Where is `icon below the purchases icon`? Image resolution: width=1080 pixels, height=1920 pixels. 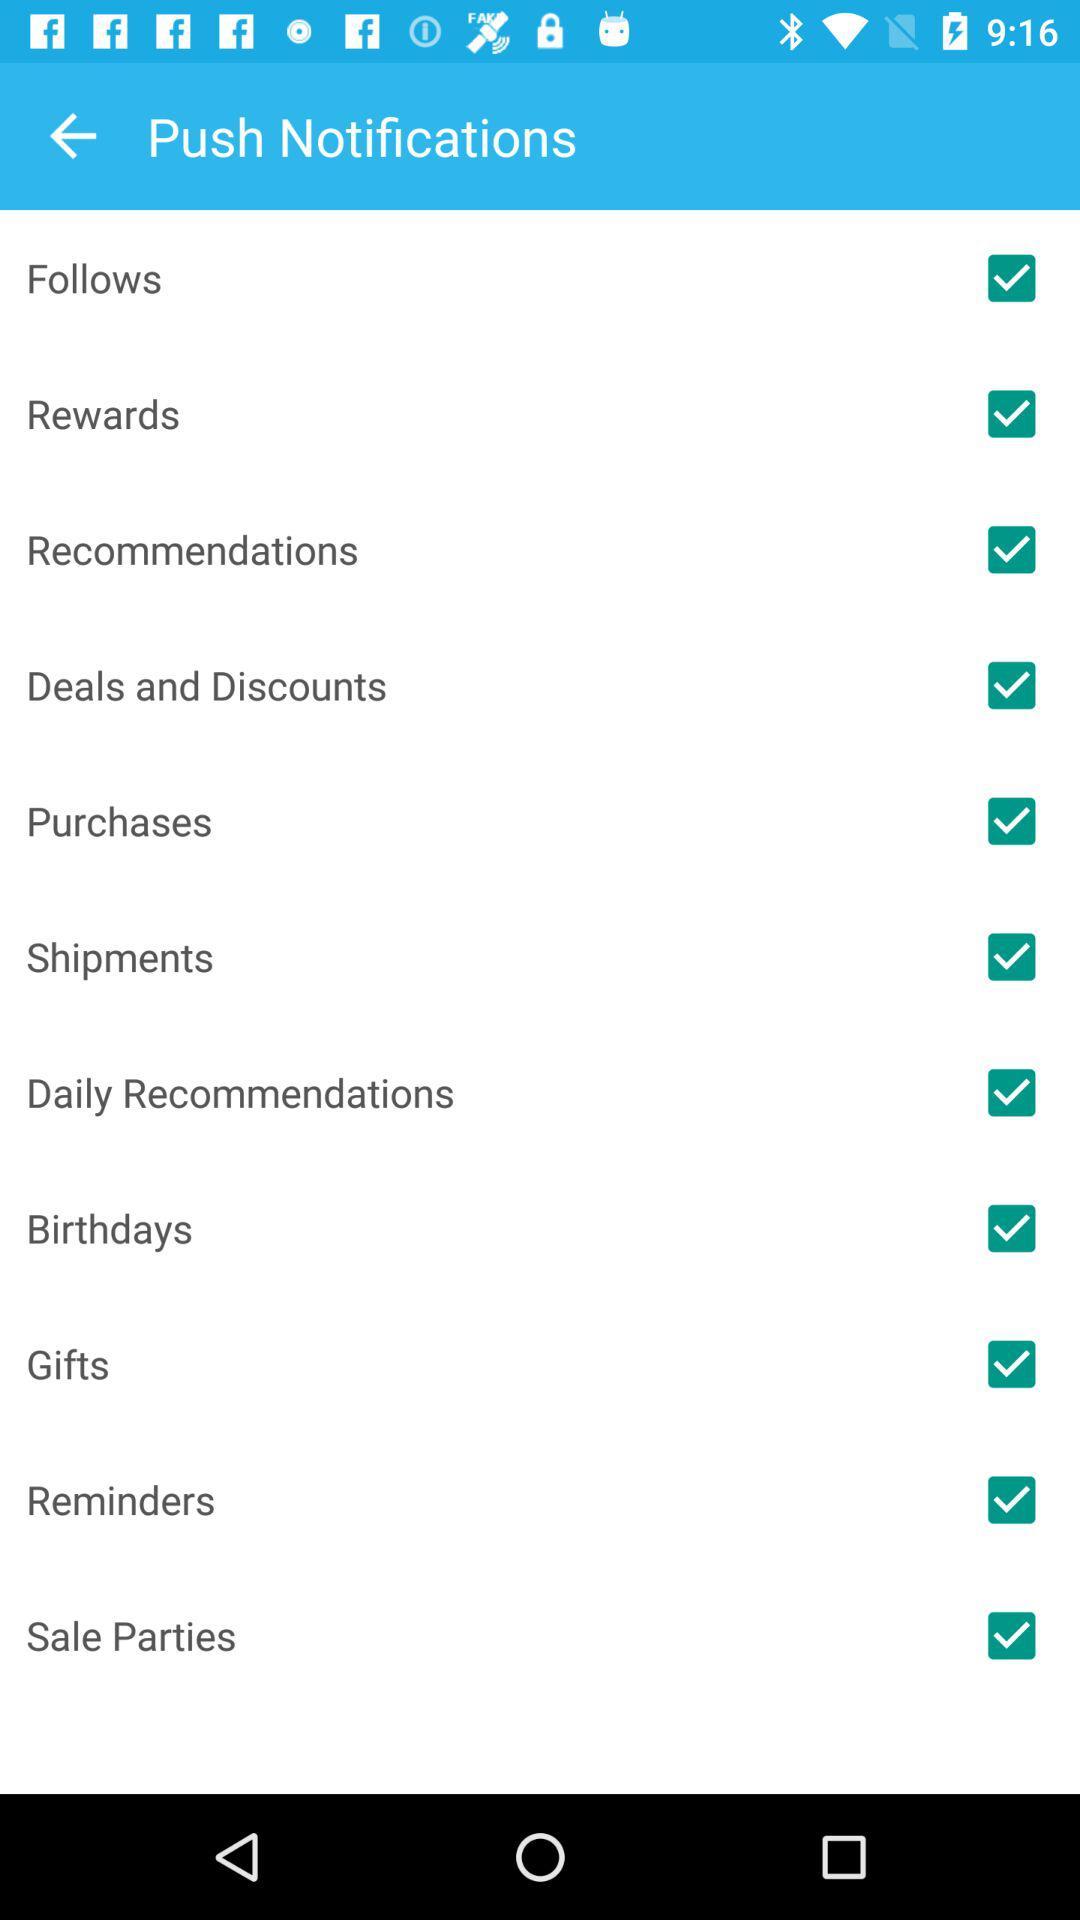
icon below the purchases icon is located at coordinates (484, 955).